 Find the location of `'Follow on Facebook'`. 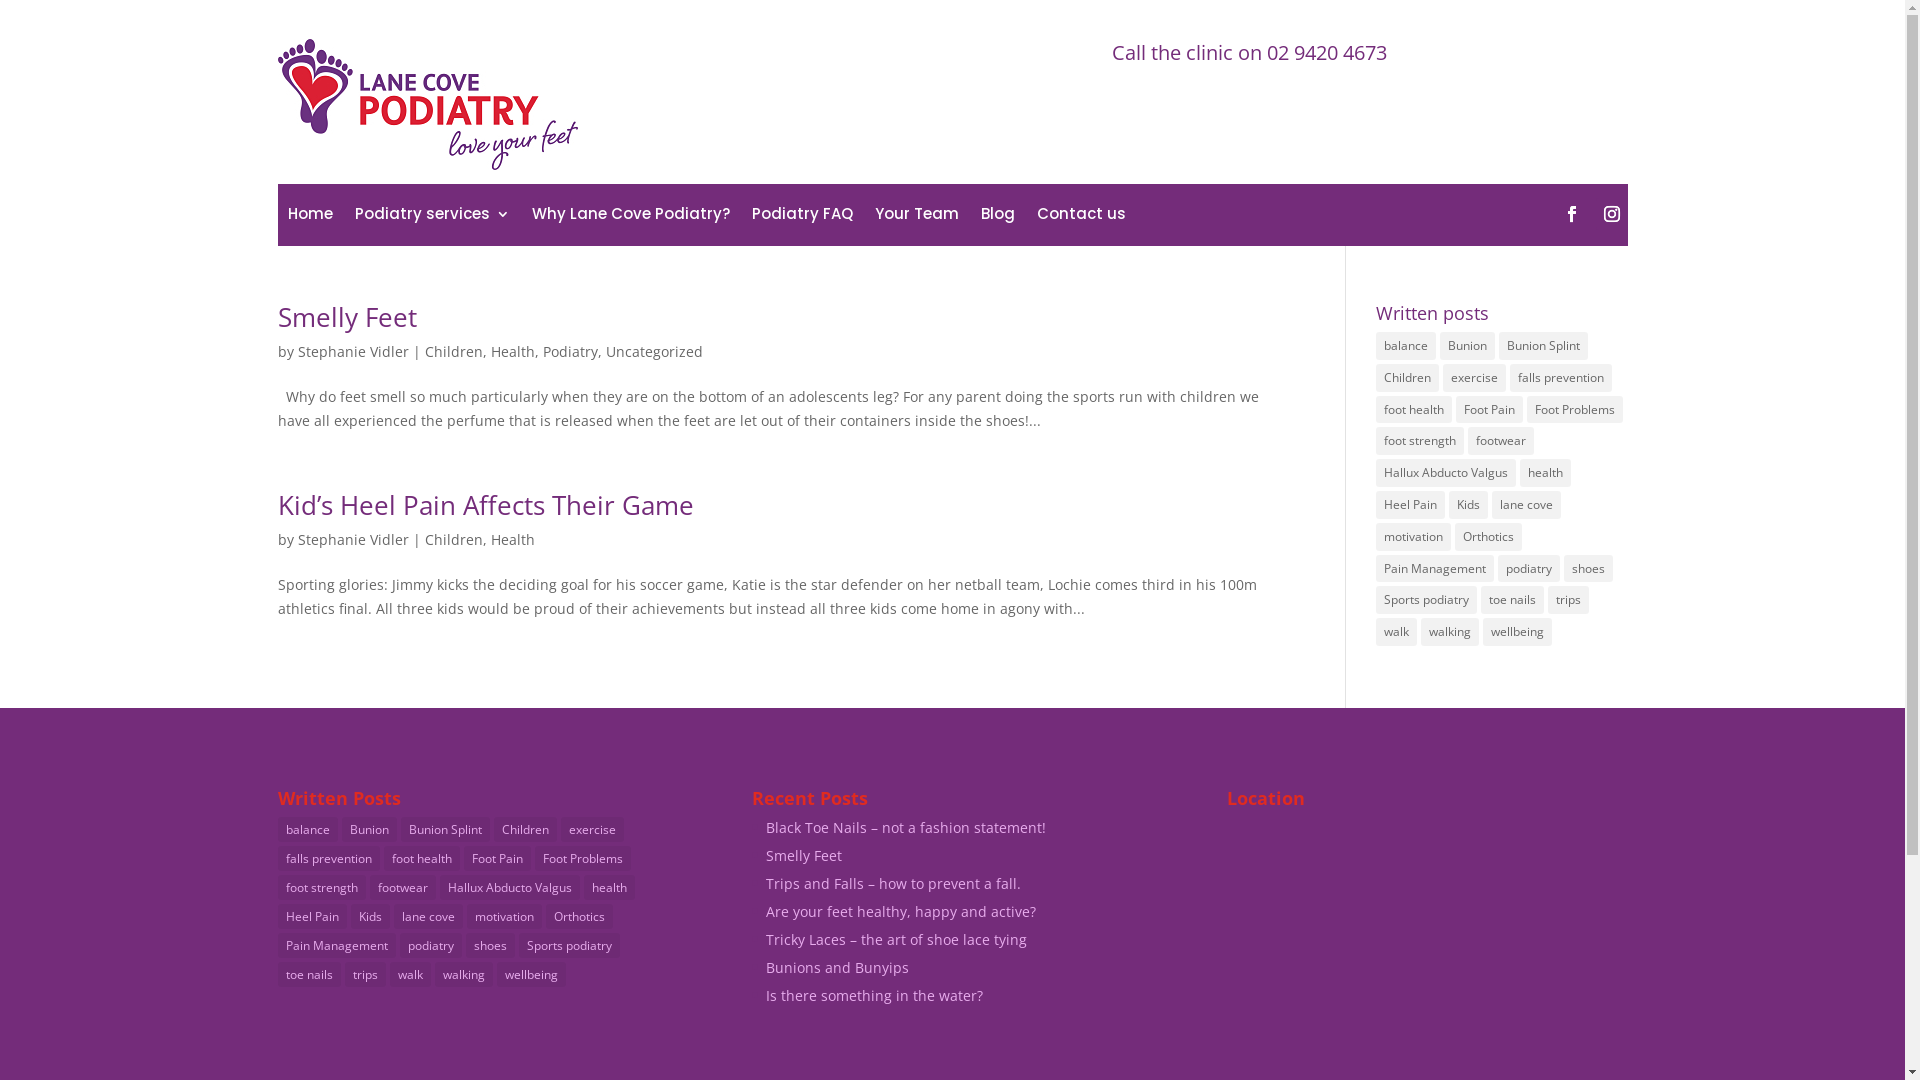

'Follow on Facebook' is located at coordinates (1570, 213).